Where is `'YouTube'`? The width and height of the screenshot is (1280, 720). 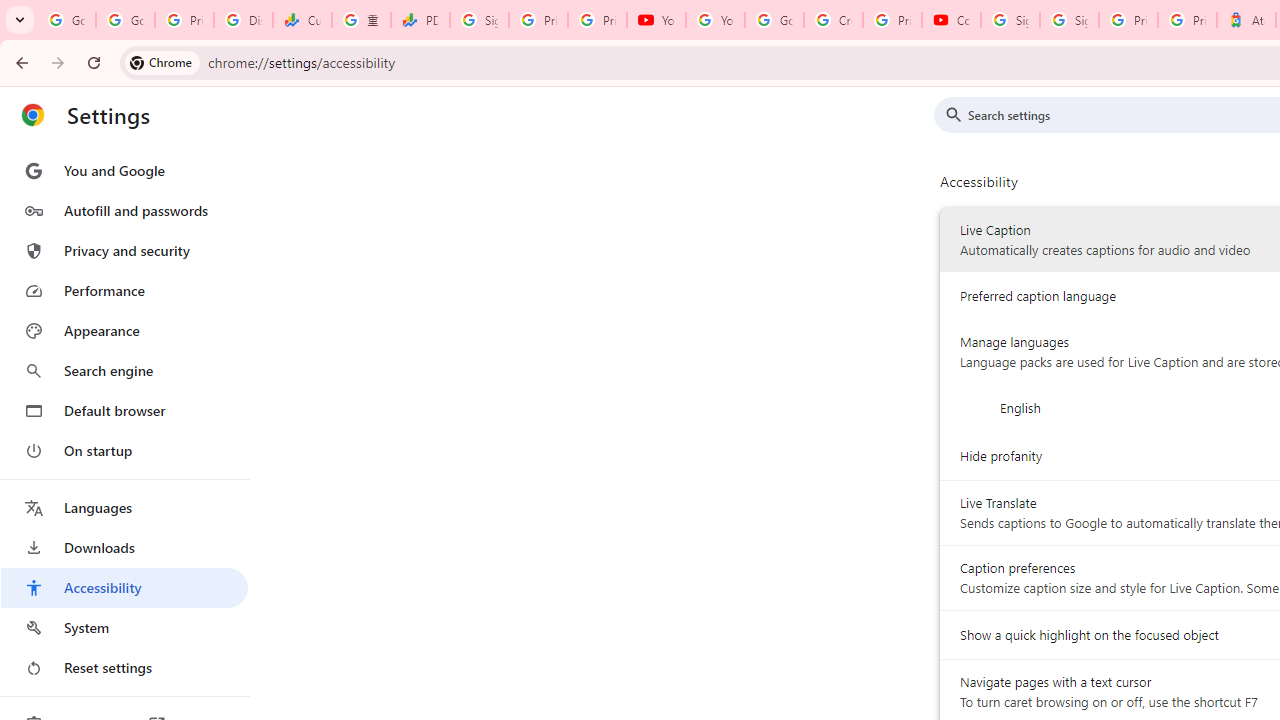 'YouTube' is located at coordinates (656, 20).